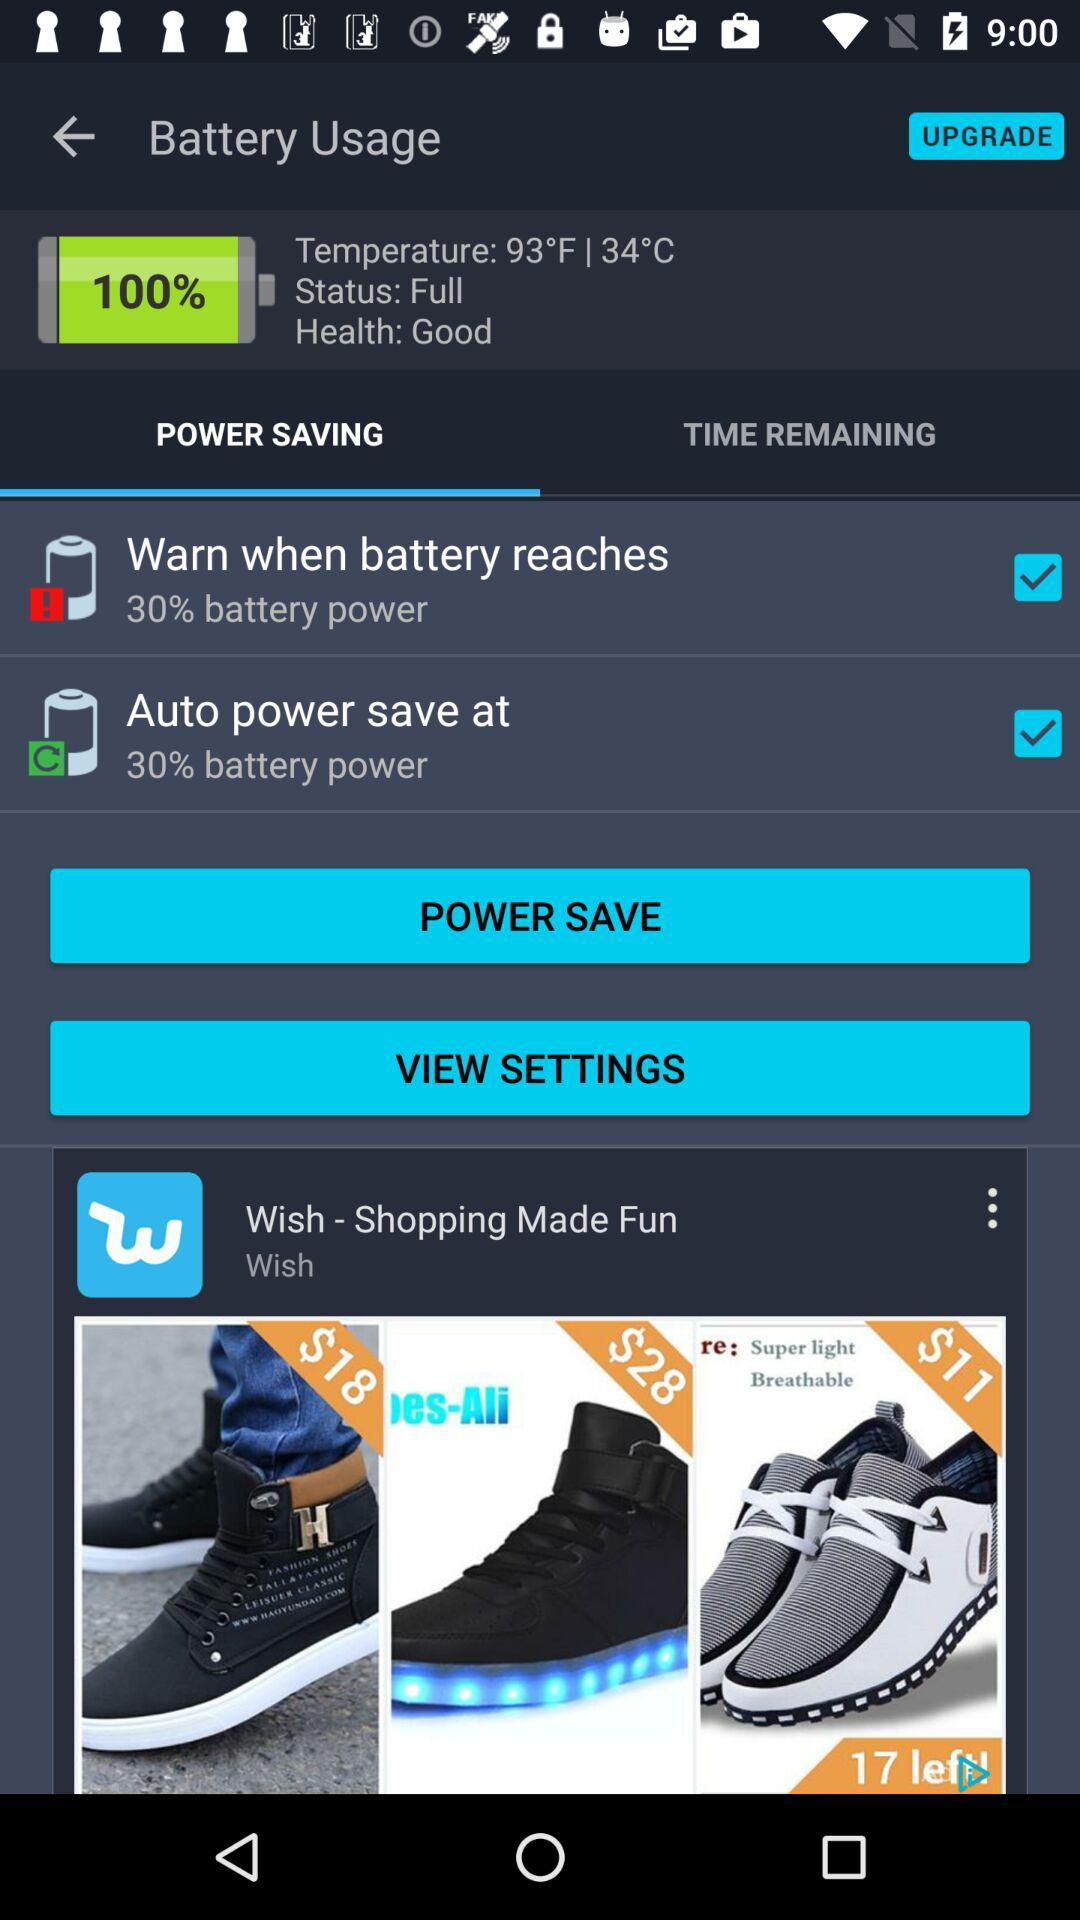 The image size is (1080, 1920). What do you see at coordinates (72, 135) in the screenshot?
I see `go back` at bounding box center [72, 135].